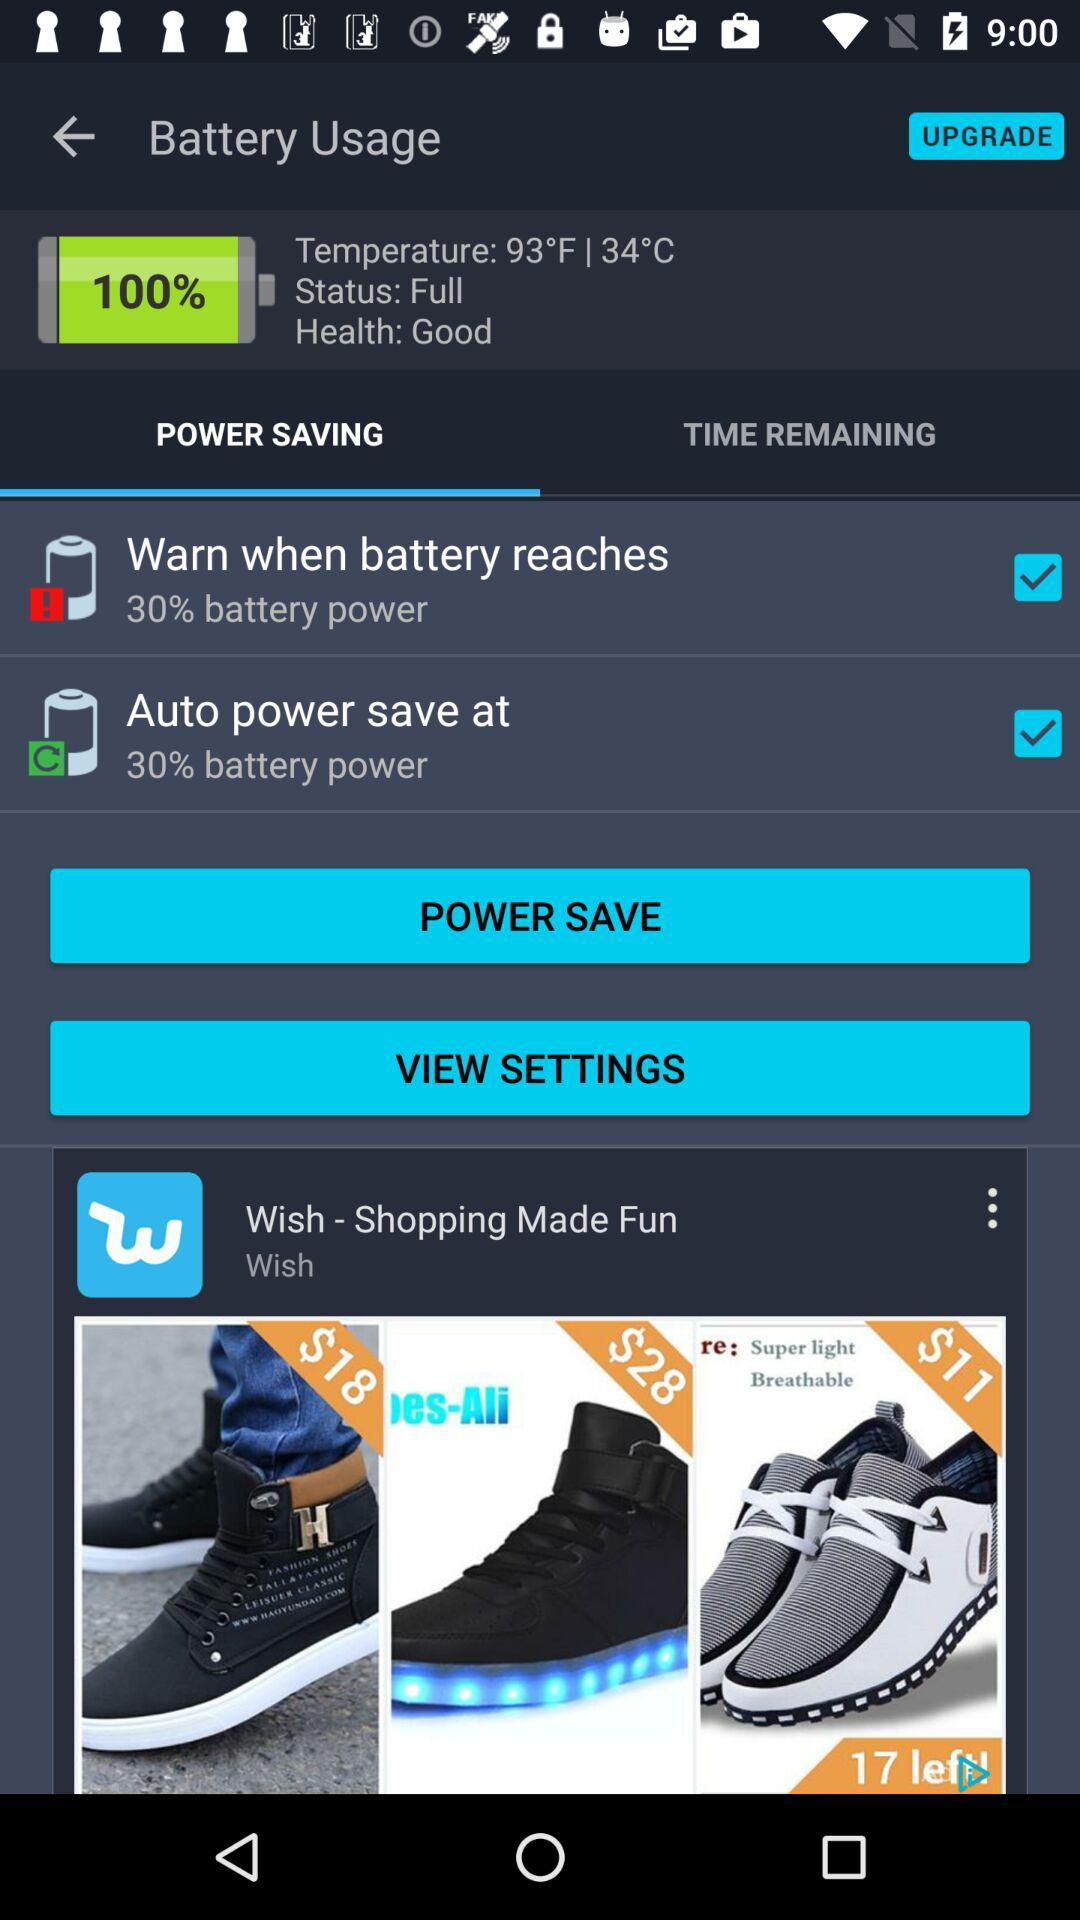 The image size is (1080, 1920). What do you see at coordinates (72, 135) in the screenshot?
I see `go back` at bounding box center [72, 135].